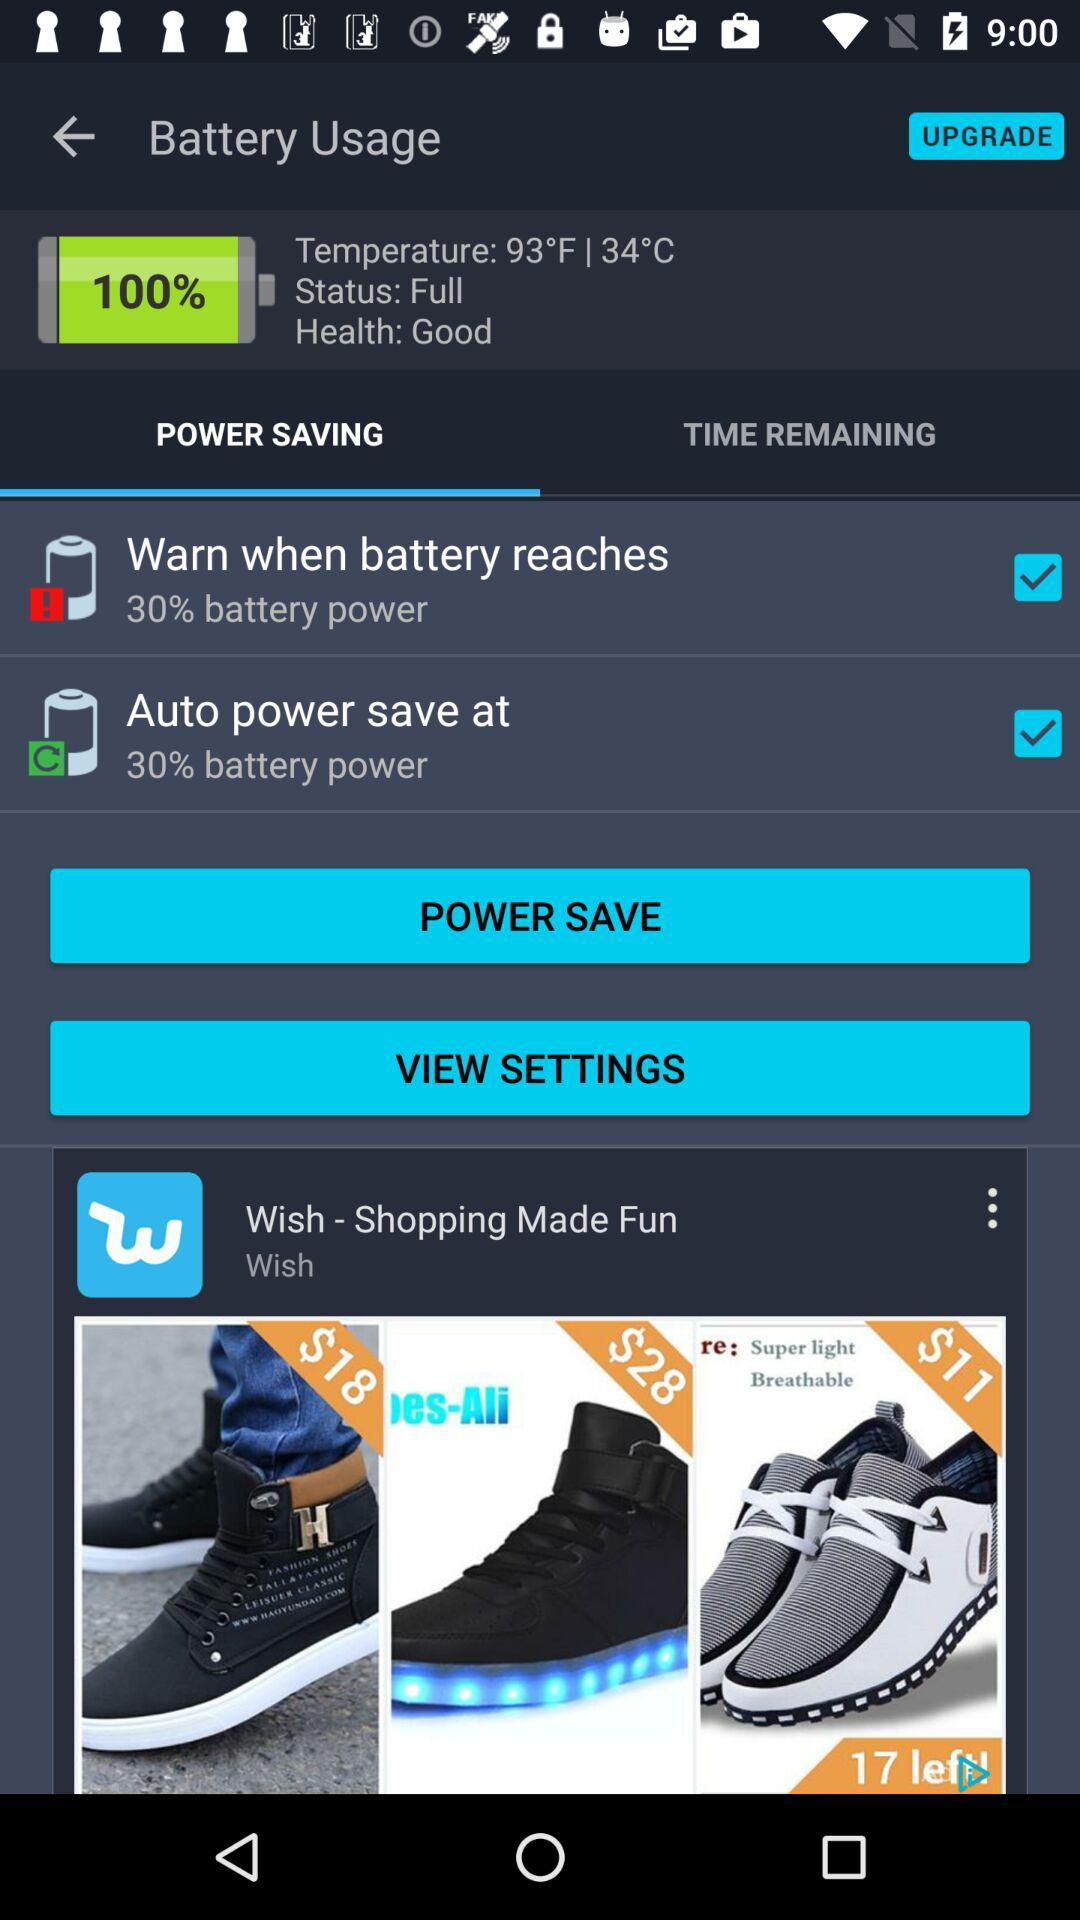 The image size is (1080, 1920). What do you see at coordinates (72, 135) in the screenshot?
I see `go back` at bounding box center [72, 135].